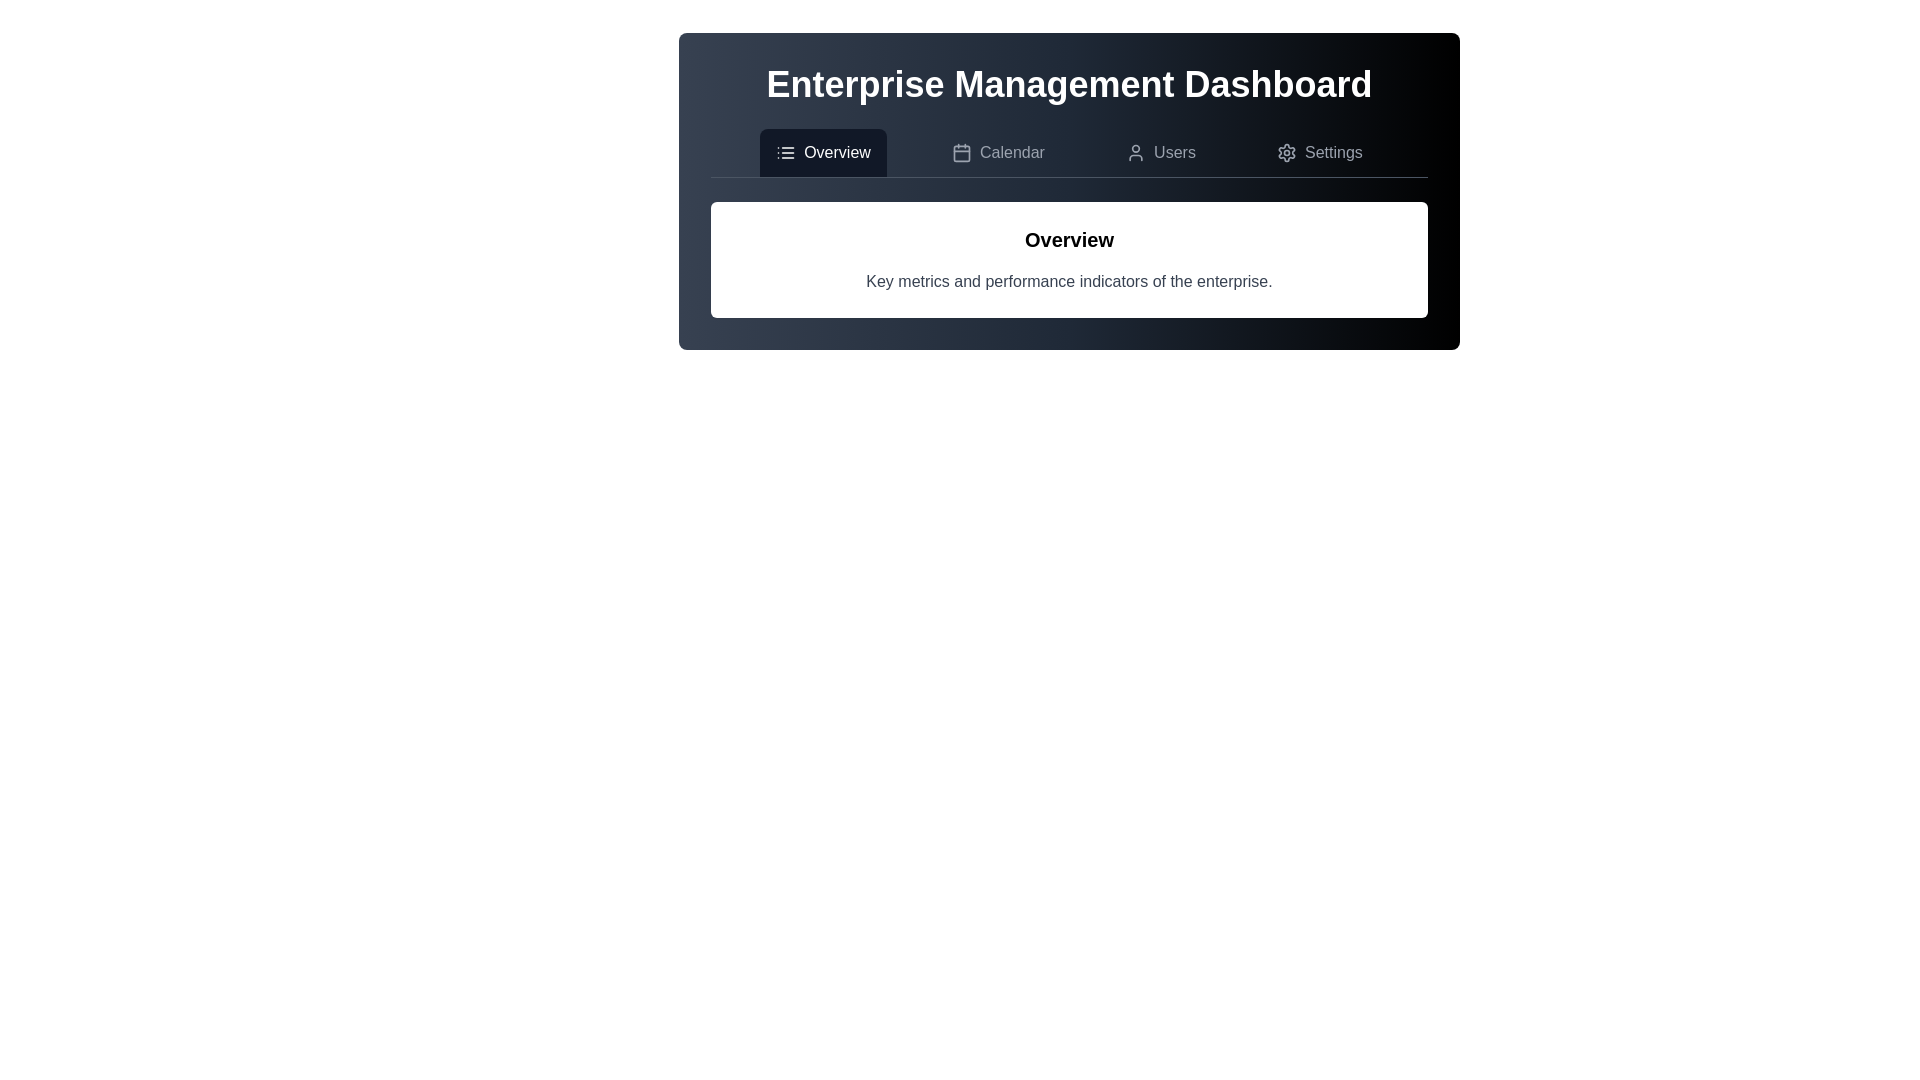 The image size is (1920, 1080). What do you see at coordinates (1286, 152) in the screenshot?
I see `the 'Settings' icon (SVG image) located to the far left of the 'Settings' label in the navigation bar` at bounding box center [1286, 152].